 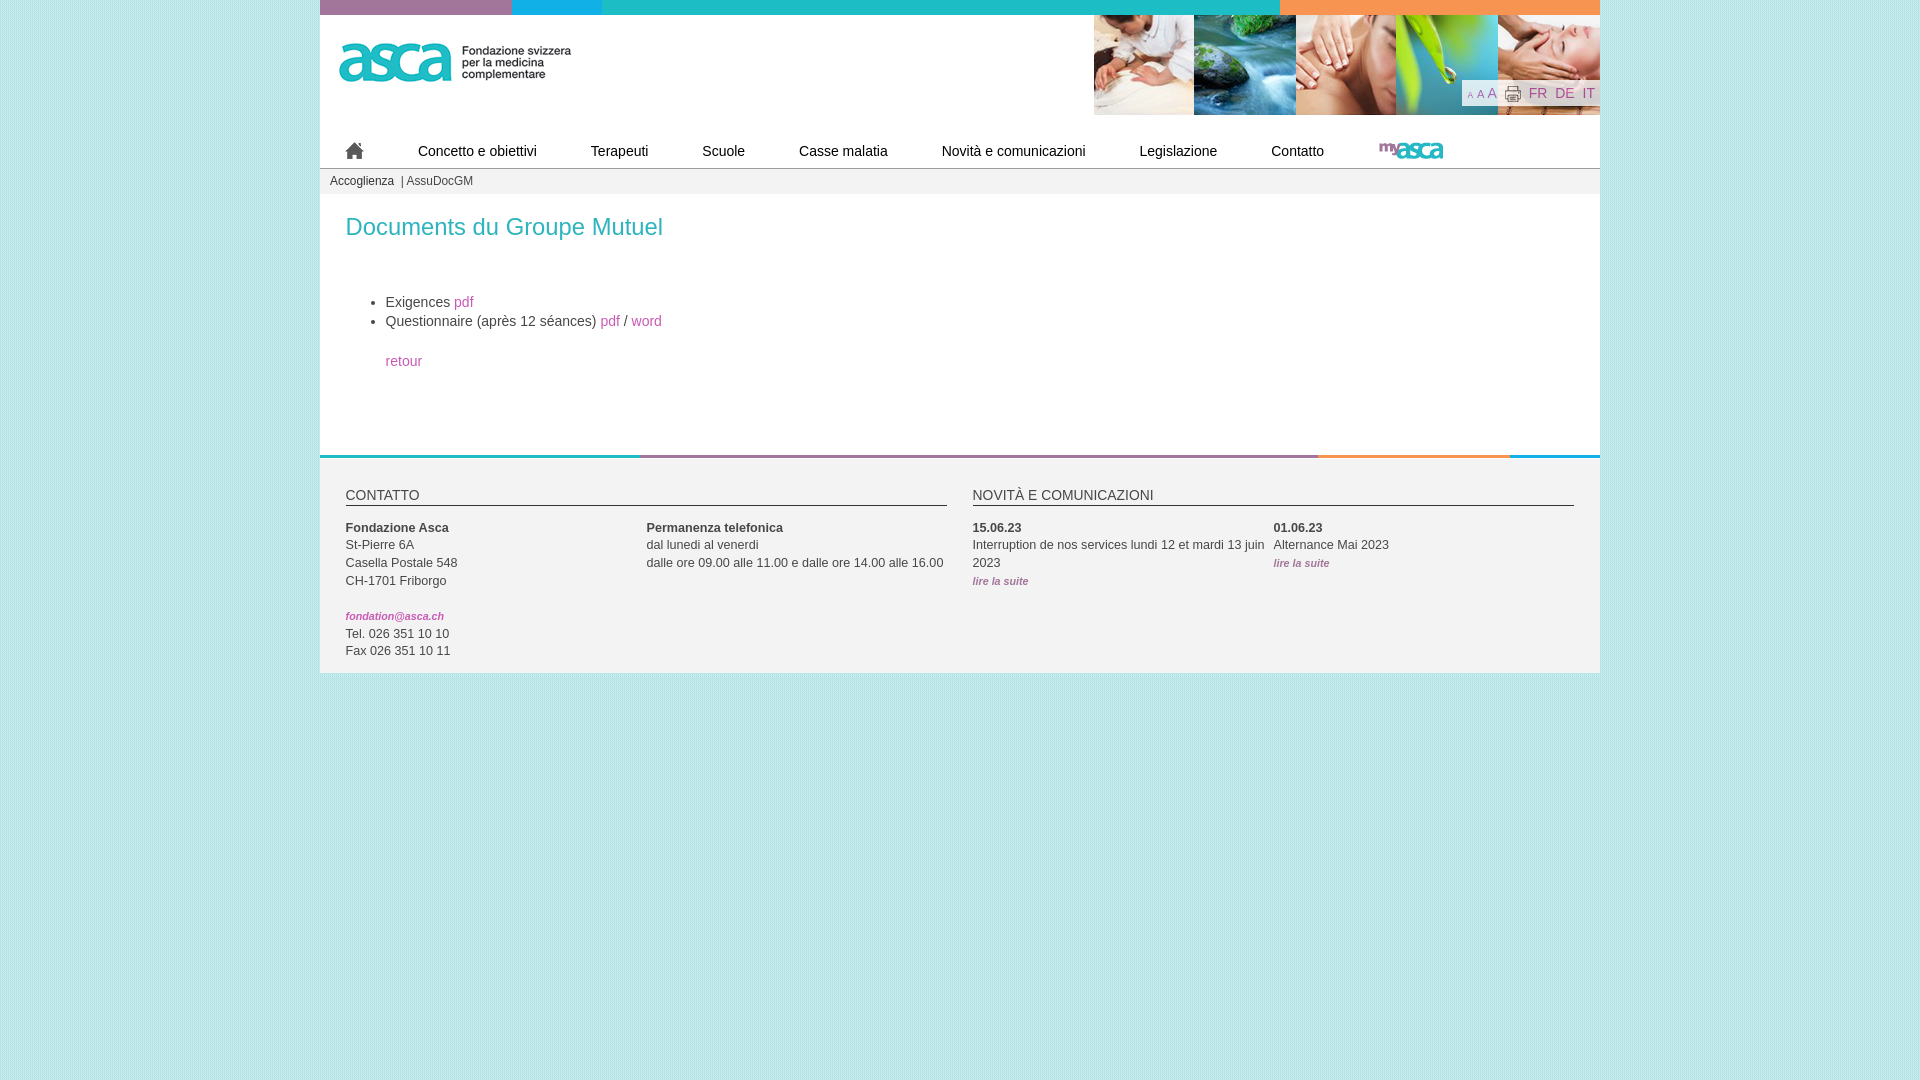 I want to click on 'banner', so click(x=1347, y=64).